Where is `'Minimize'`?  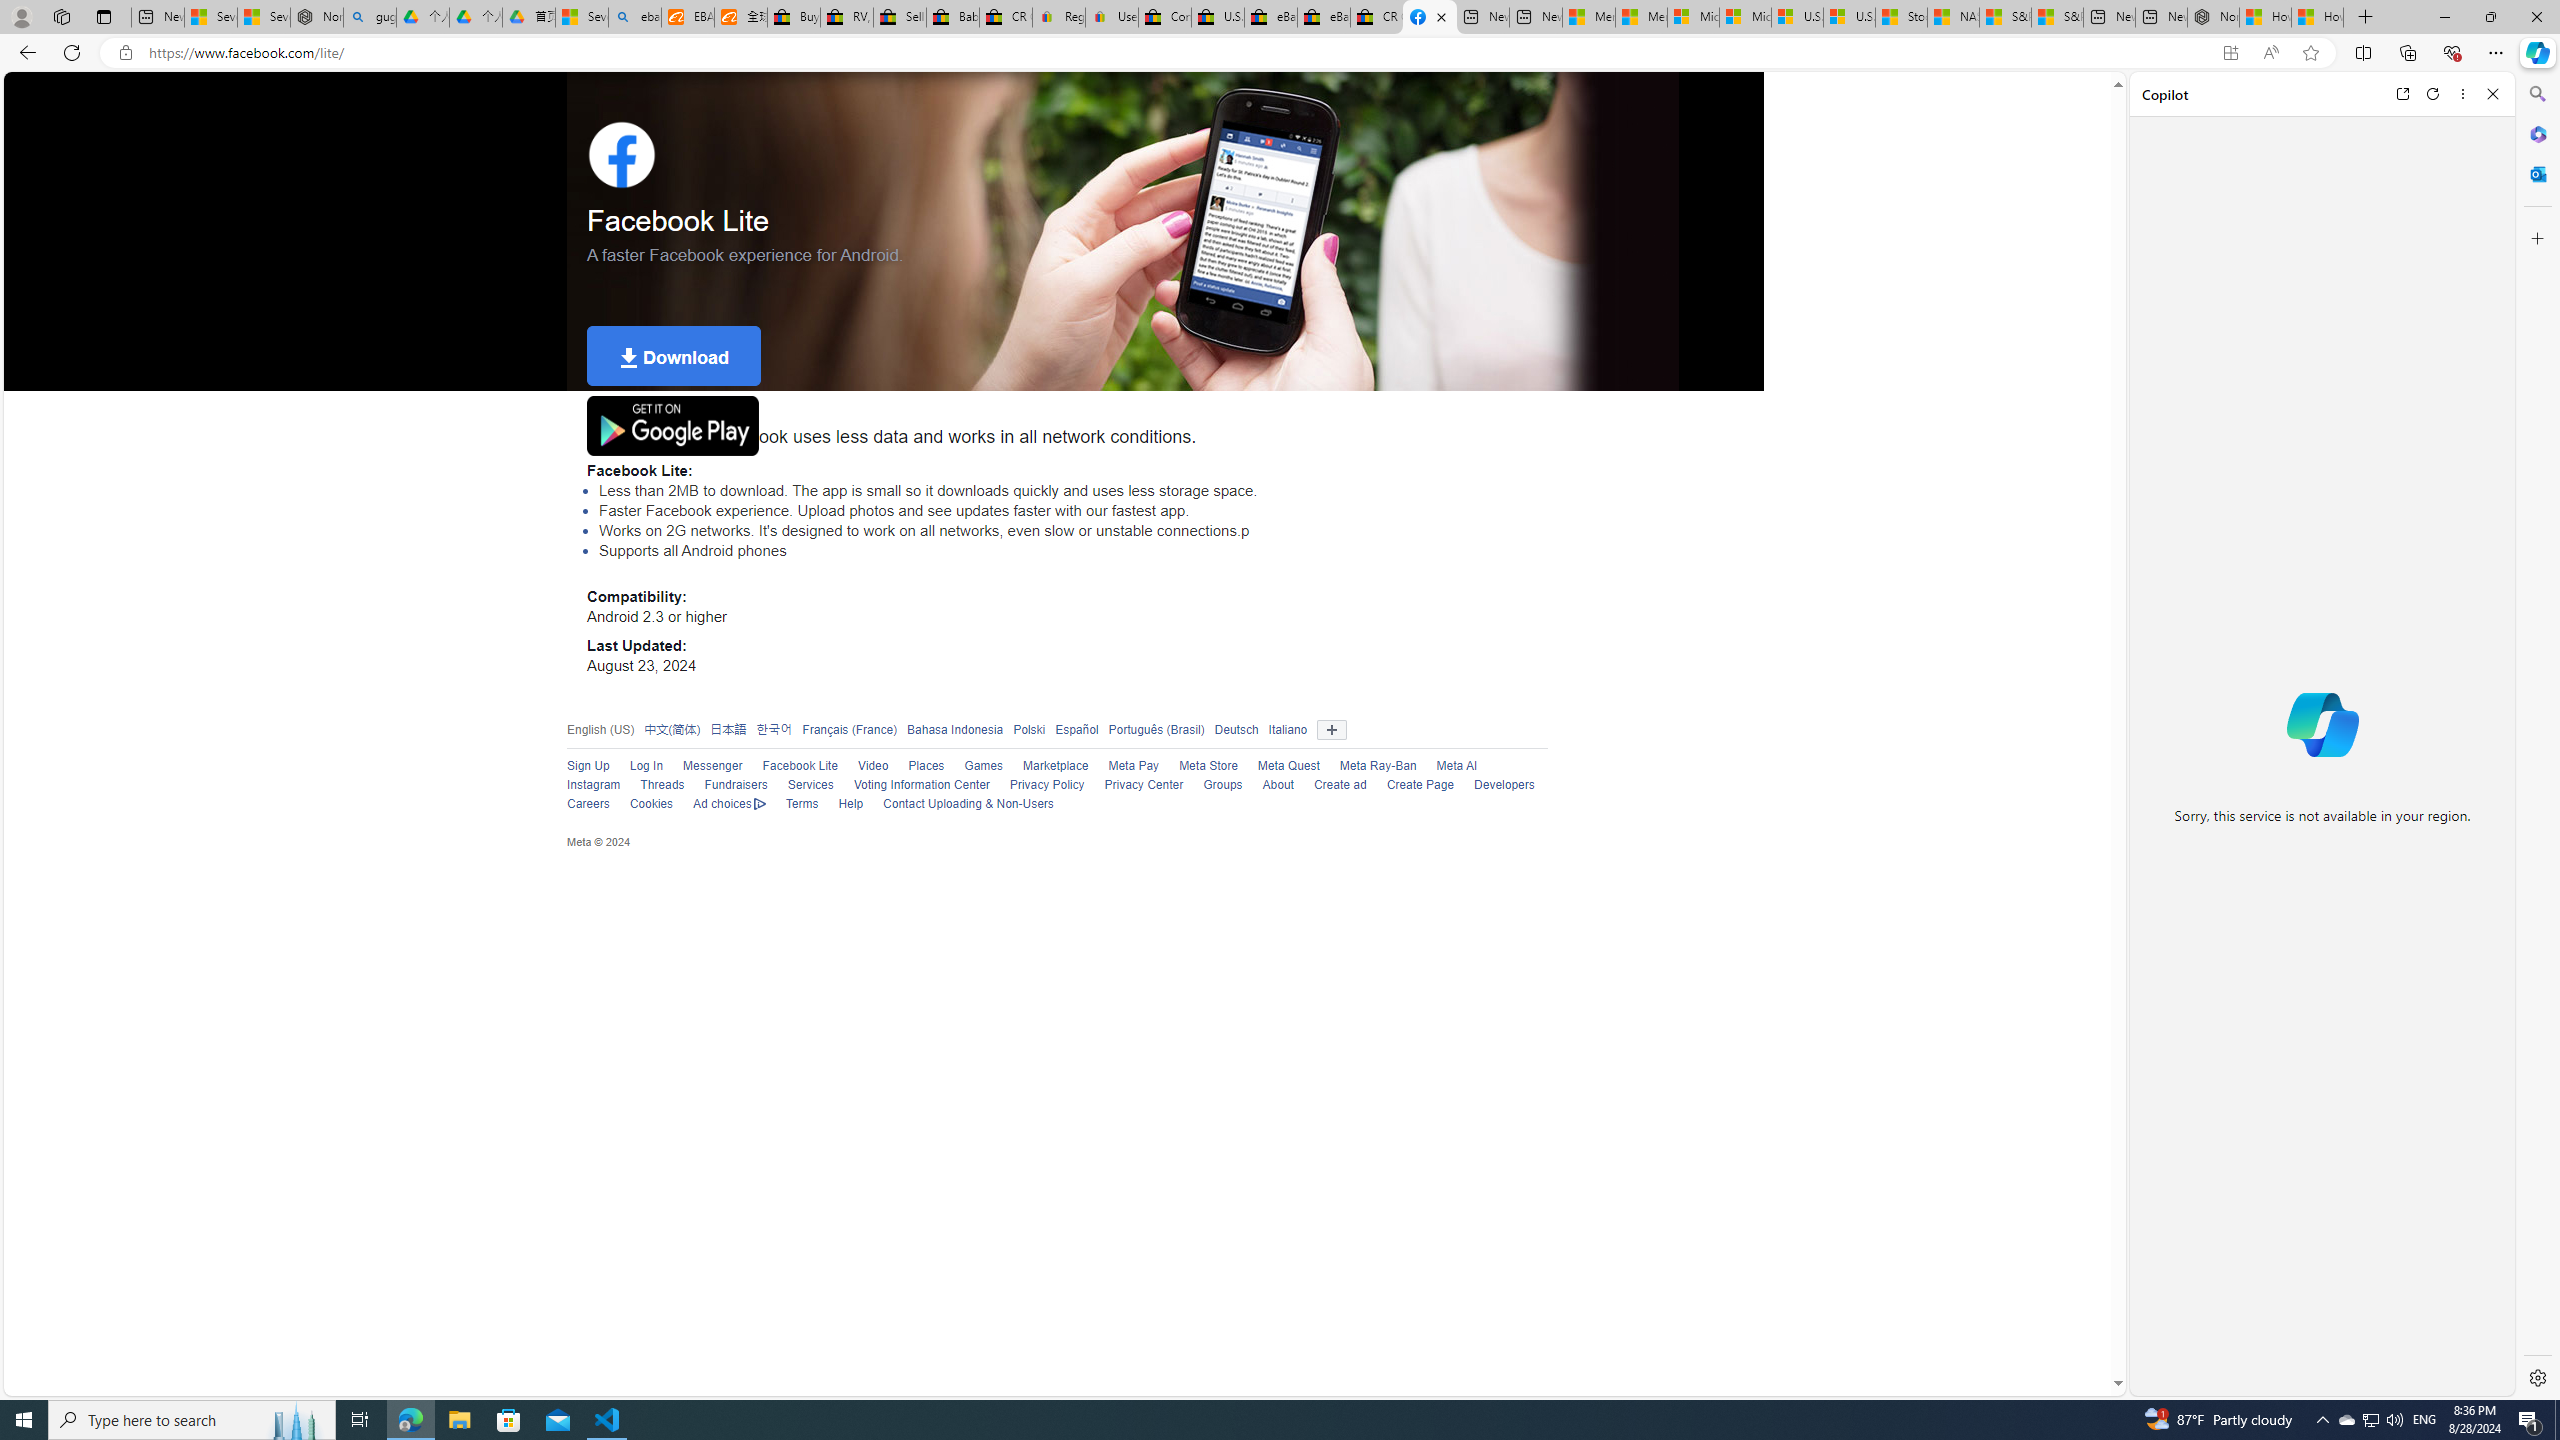 'Minimize' is located at coordinates (2443, 16).